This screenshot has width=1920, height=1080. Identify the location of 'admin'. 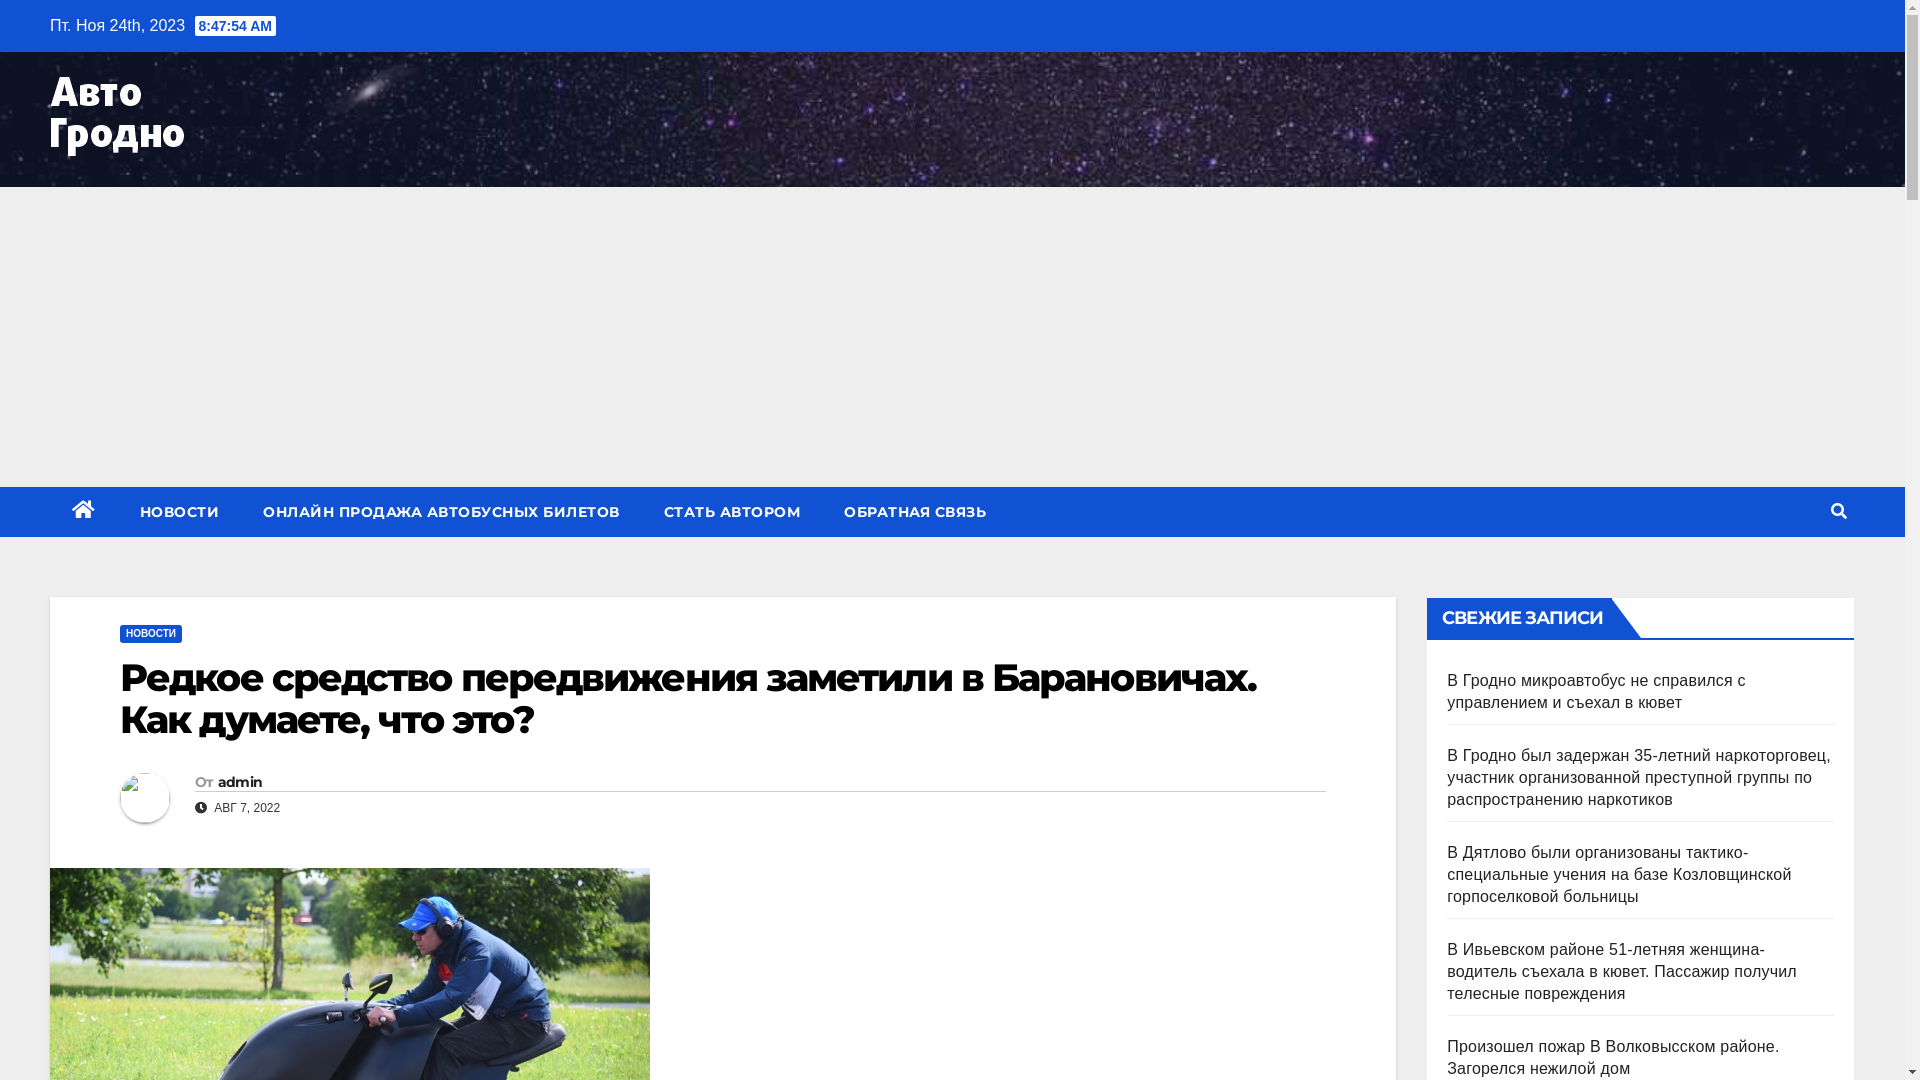
(240, 781).